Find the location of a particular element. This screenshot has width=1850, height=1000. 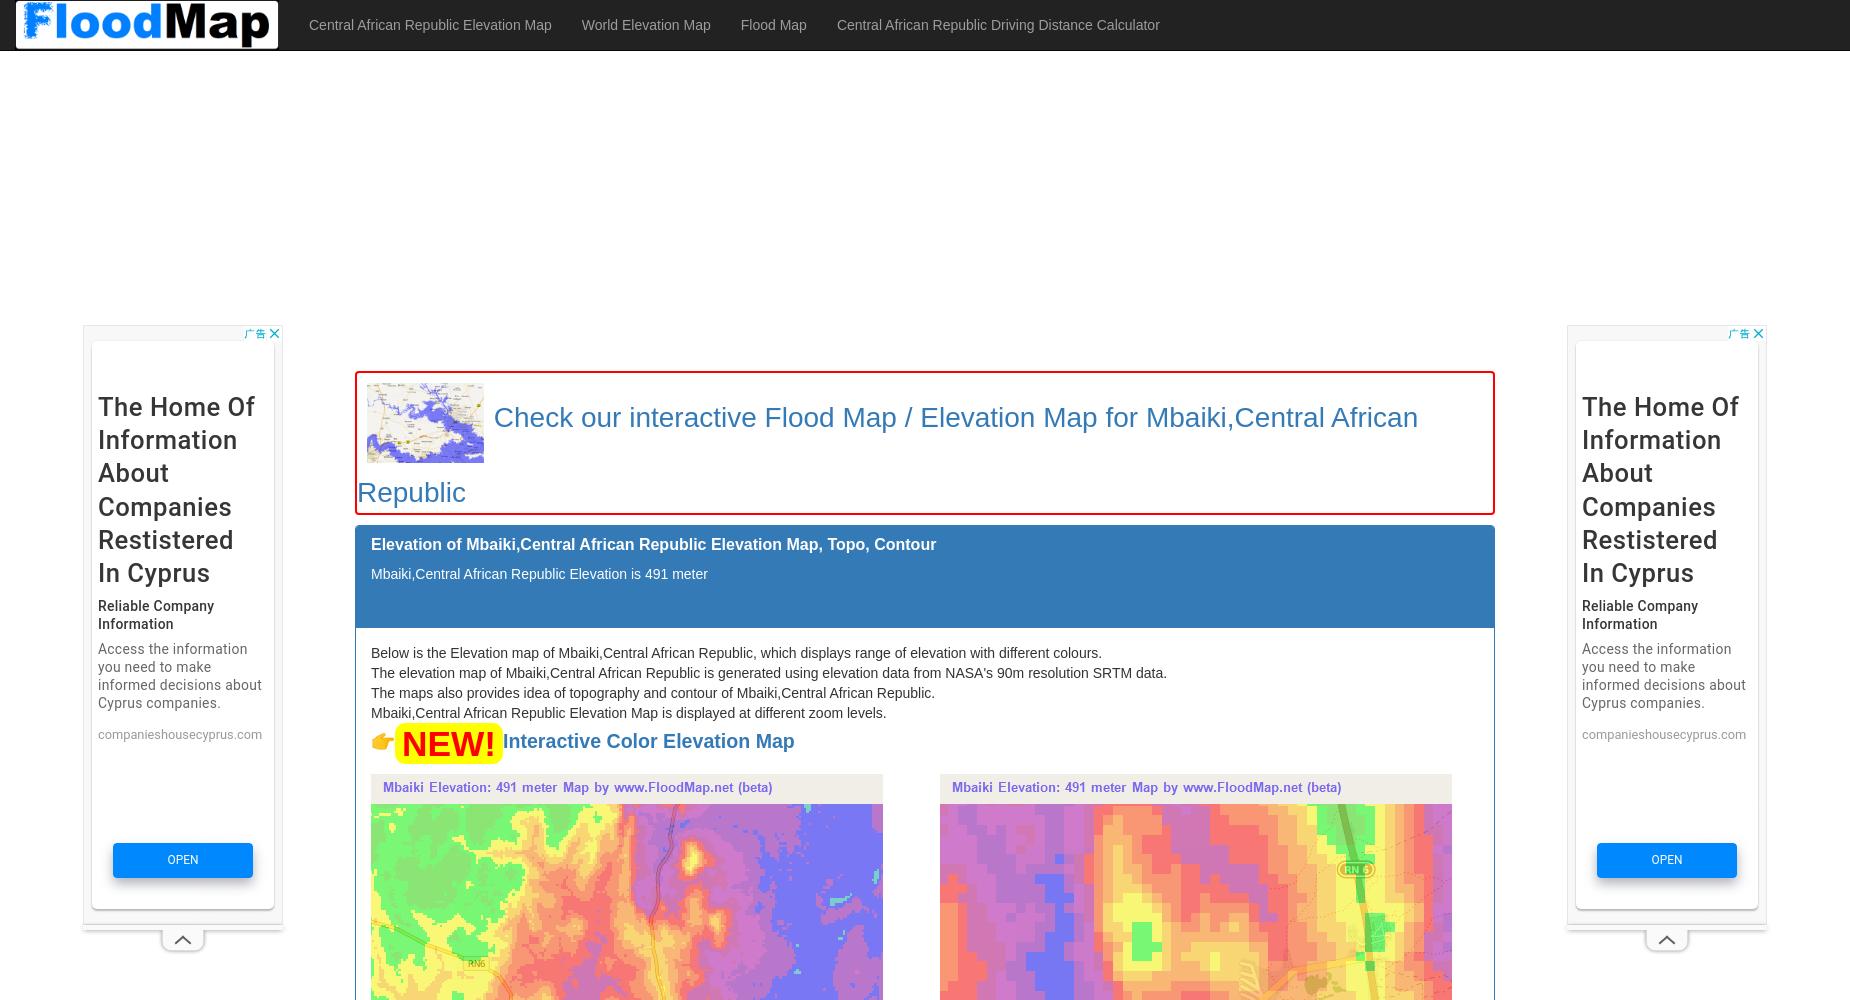

'Check our interactive Flood Map / Elevation Map for Mbaiki,Central African Republic' is located at coordinates (887, 453).